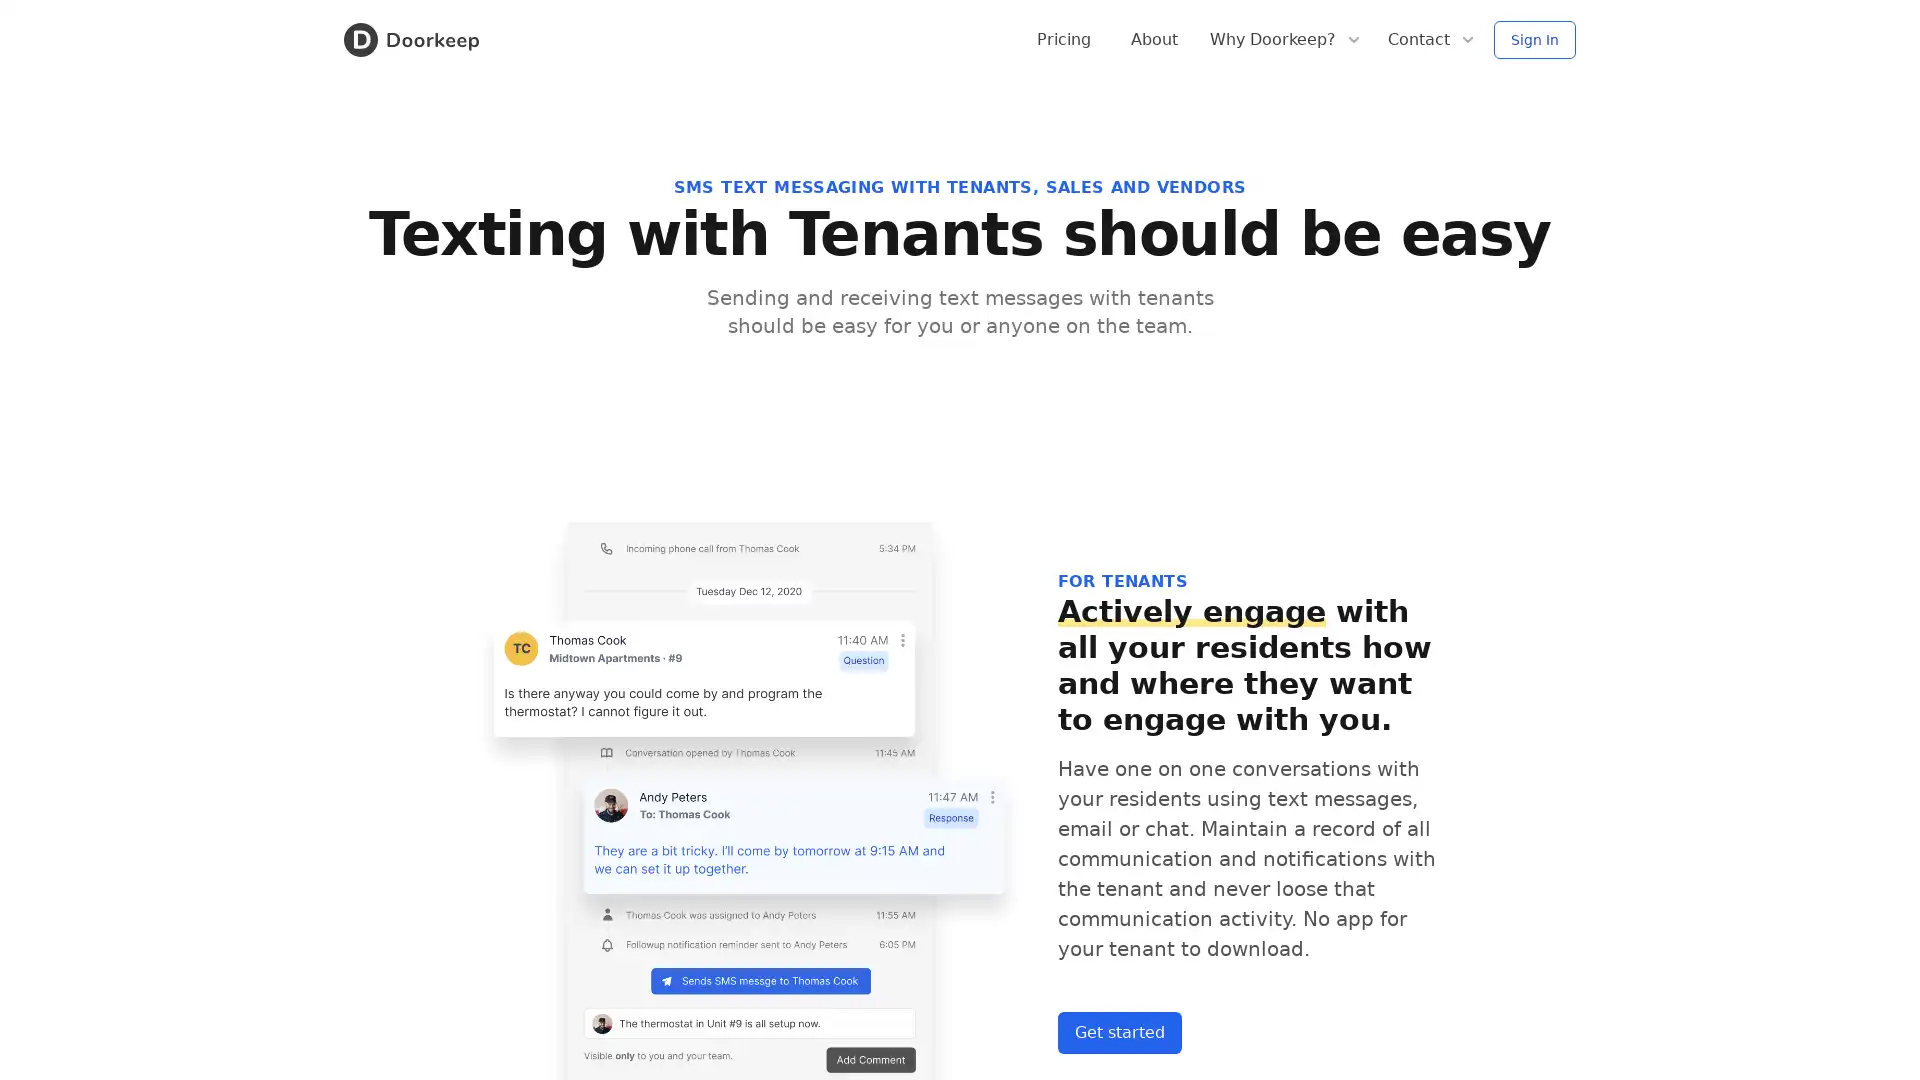  I want to click on Why Doorkeep?, so click(1286, 39).